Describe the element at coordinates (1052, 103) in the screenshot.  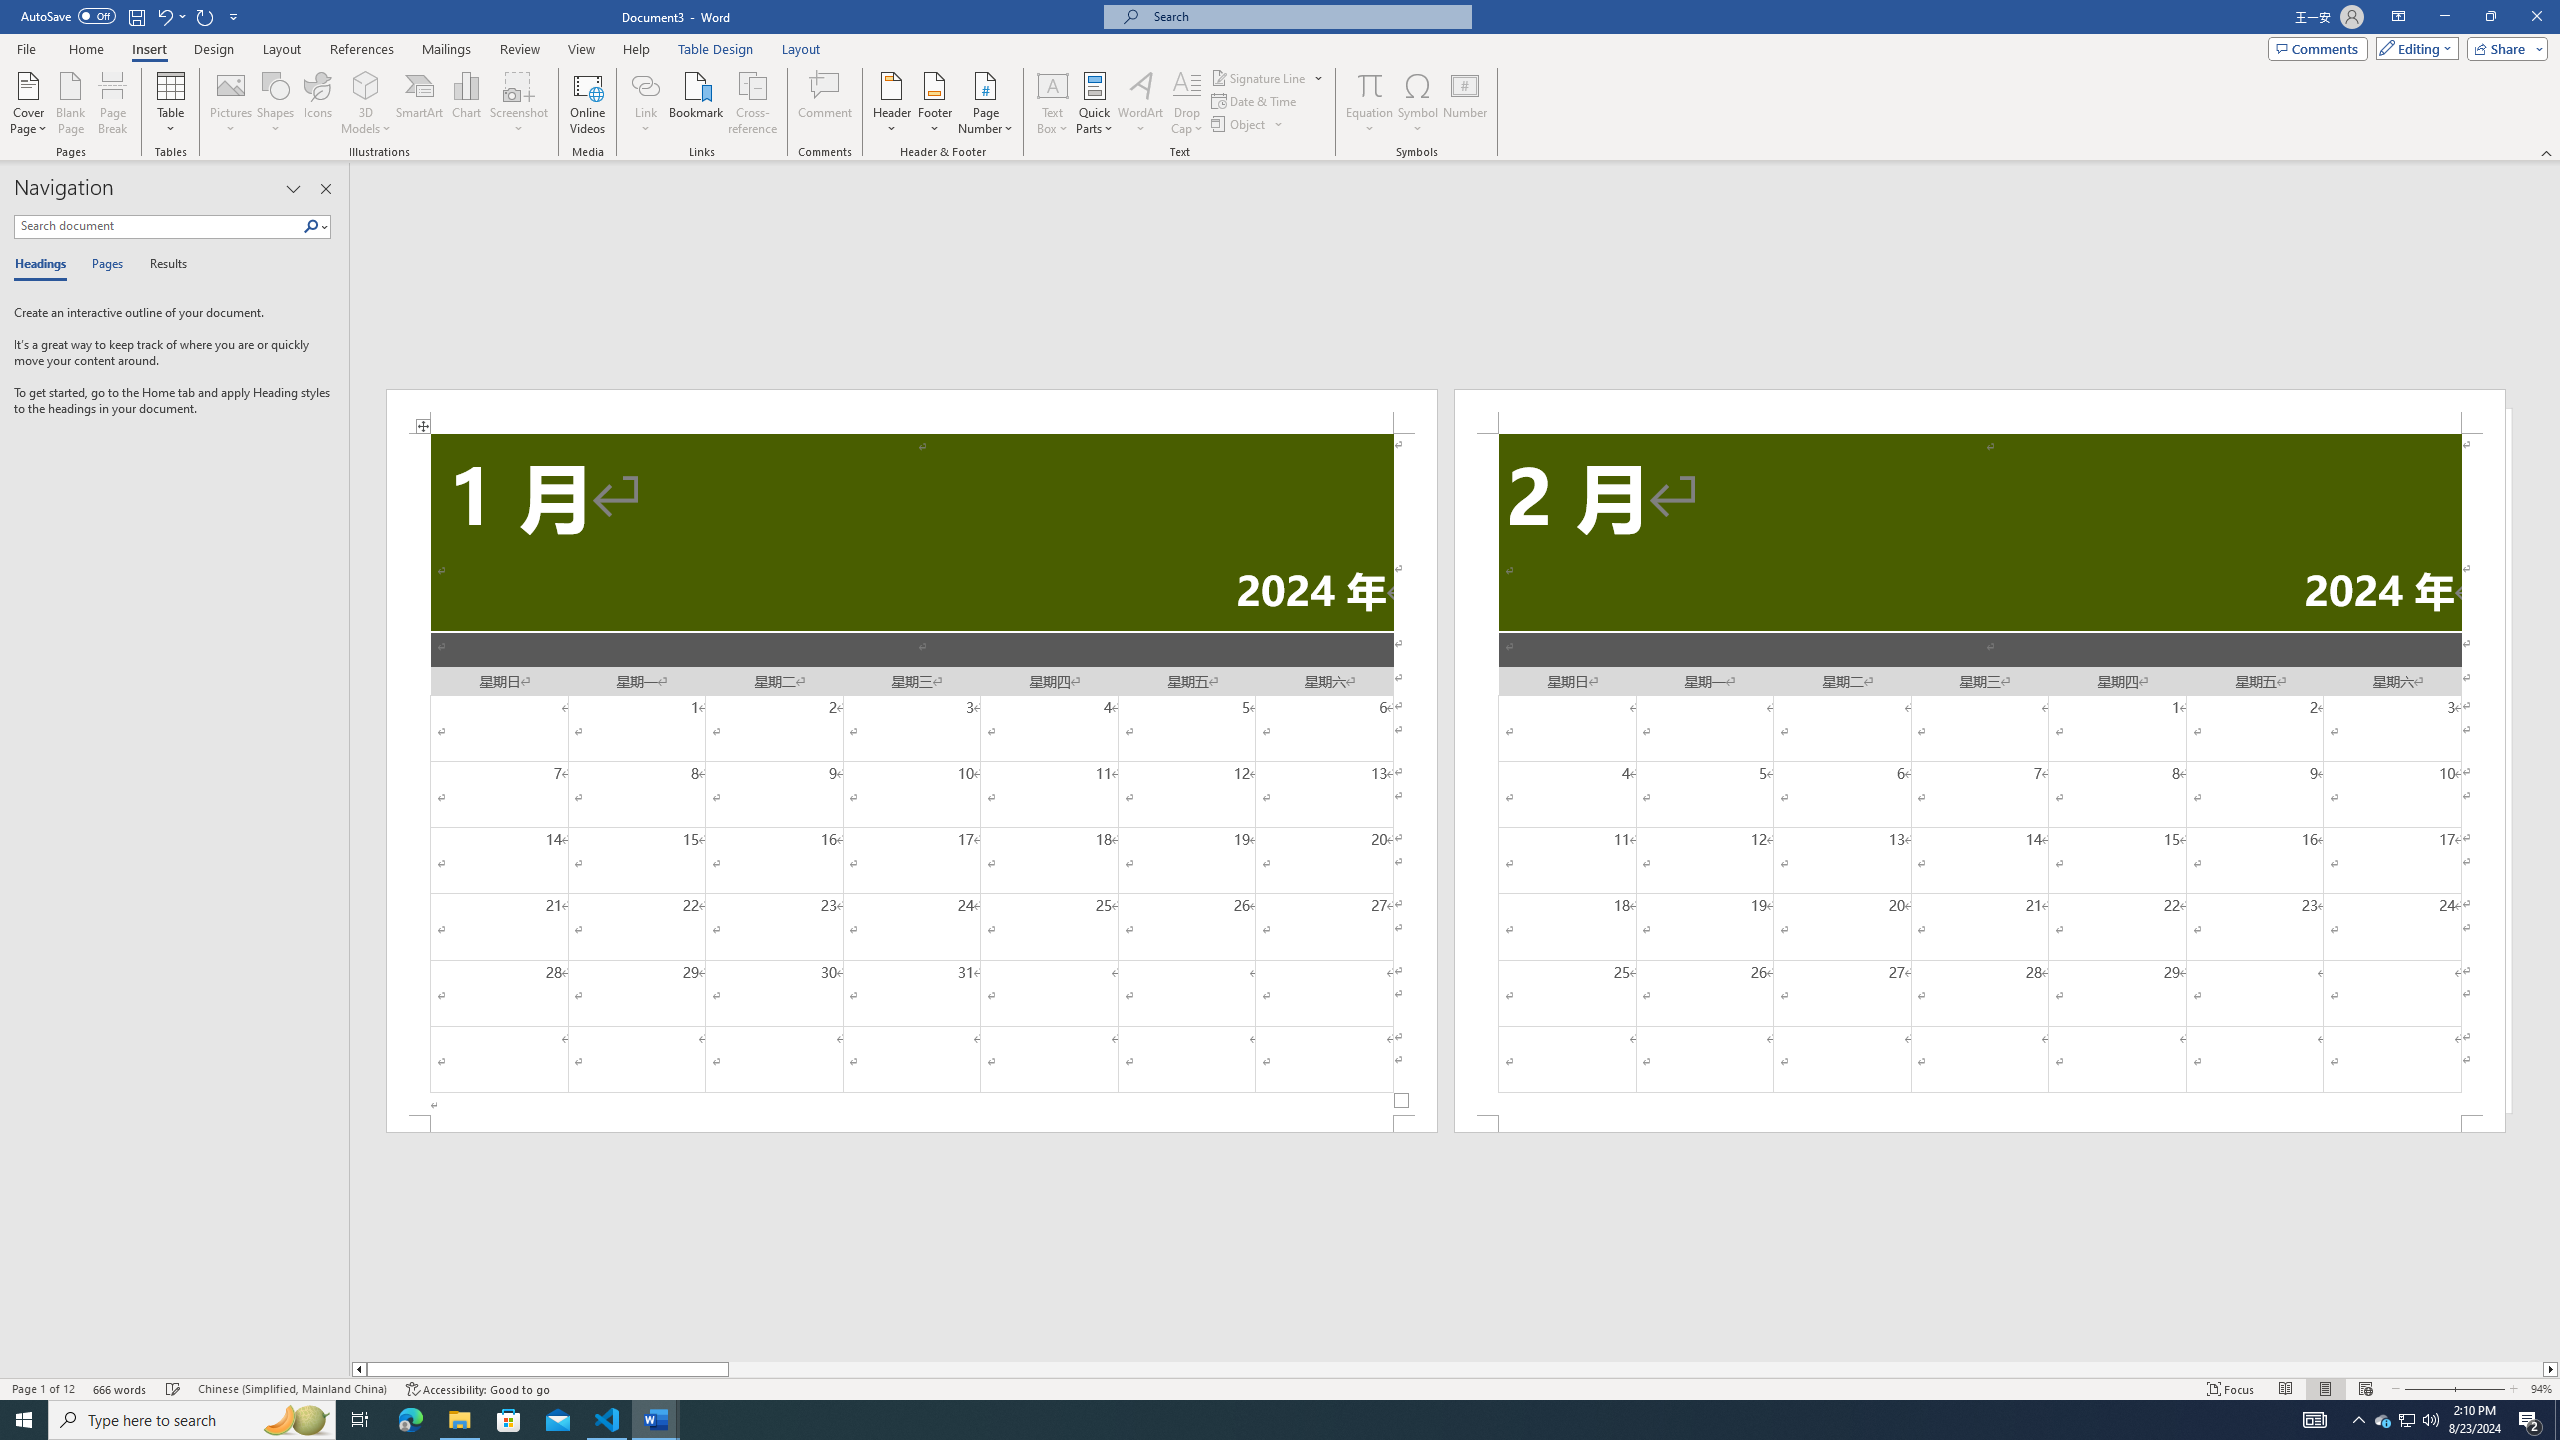
I see `'Text Box'` at that location.